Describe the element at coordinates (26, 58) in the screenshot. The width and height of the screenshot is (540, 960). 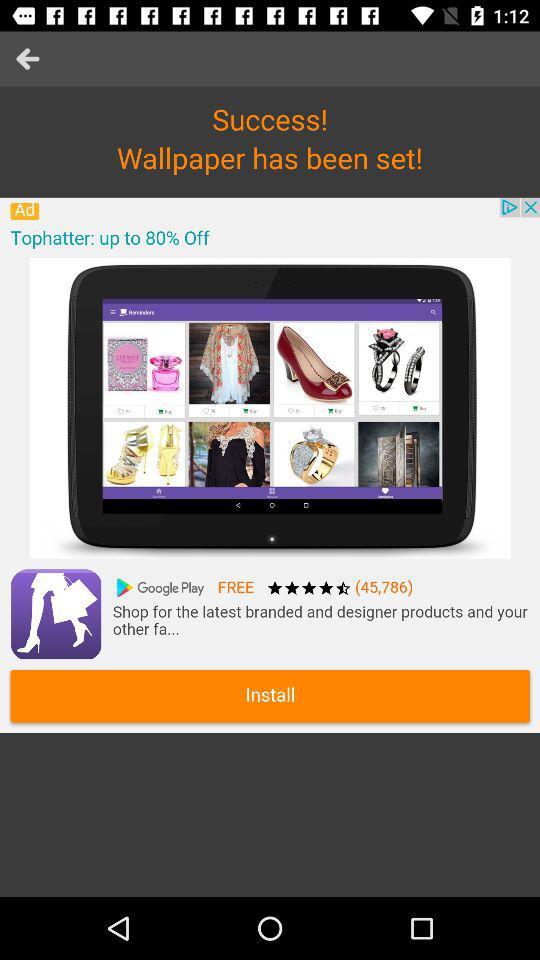
I see `the arrow_backward icon` at that location.